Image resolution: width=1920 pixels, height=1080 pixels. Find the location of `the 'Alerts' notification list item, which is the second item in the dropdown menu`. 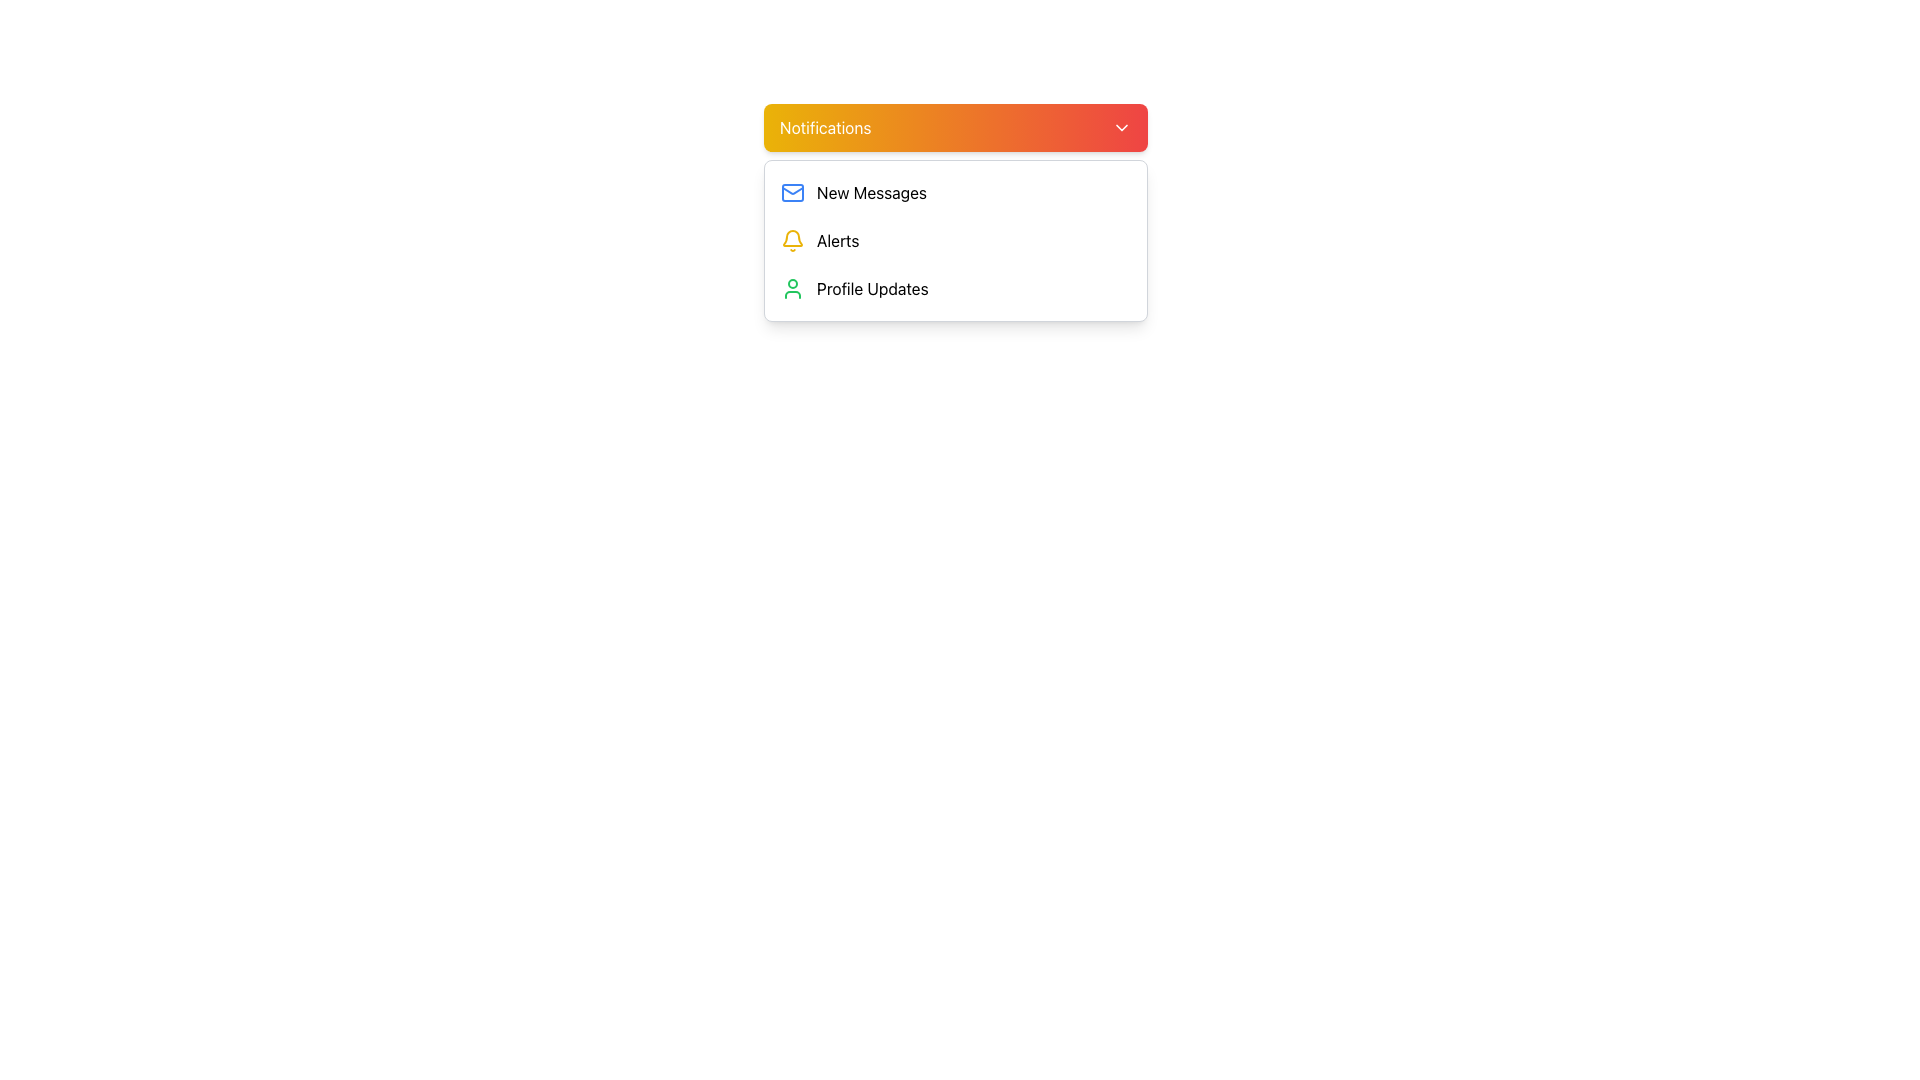

the 'Alerts' notification list item, which is the second item in the dropdown menu is located at coordinates (954, 239).